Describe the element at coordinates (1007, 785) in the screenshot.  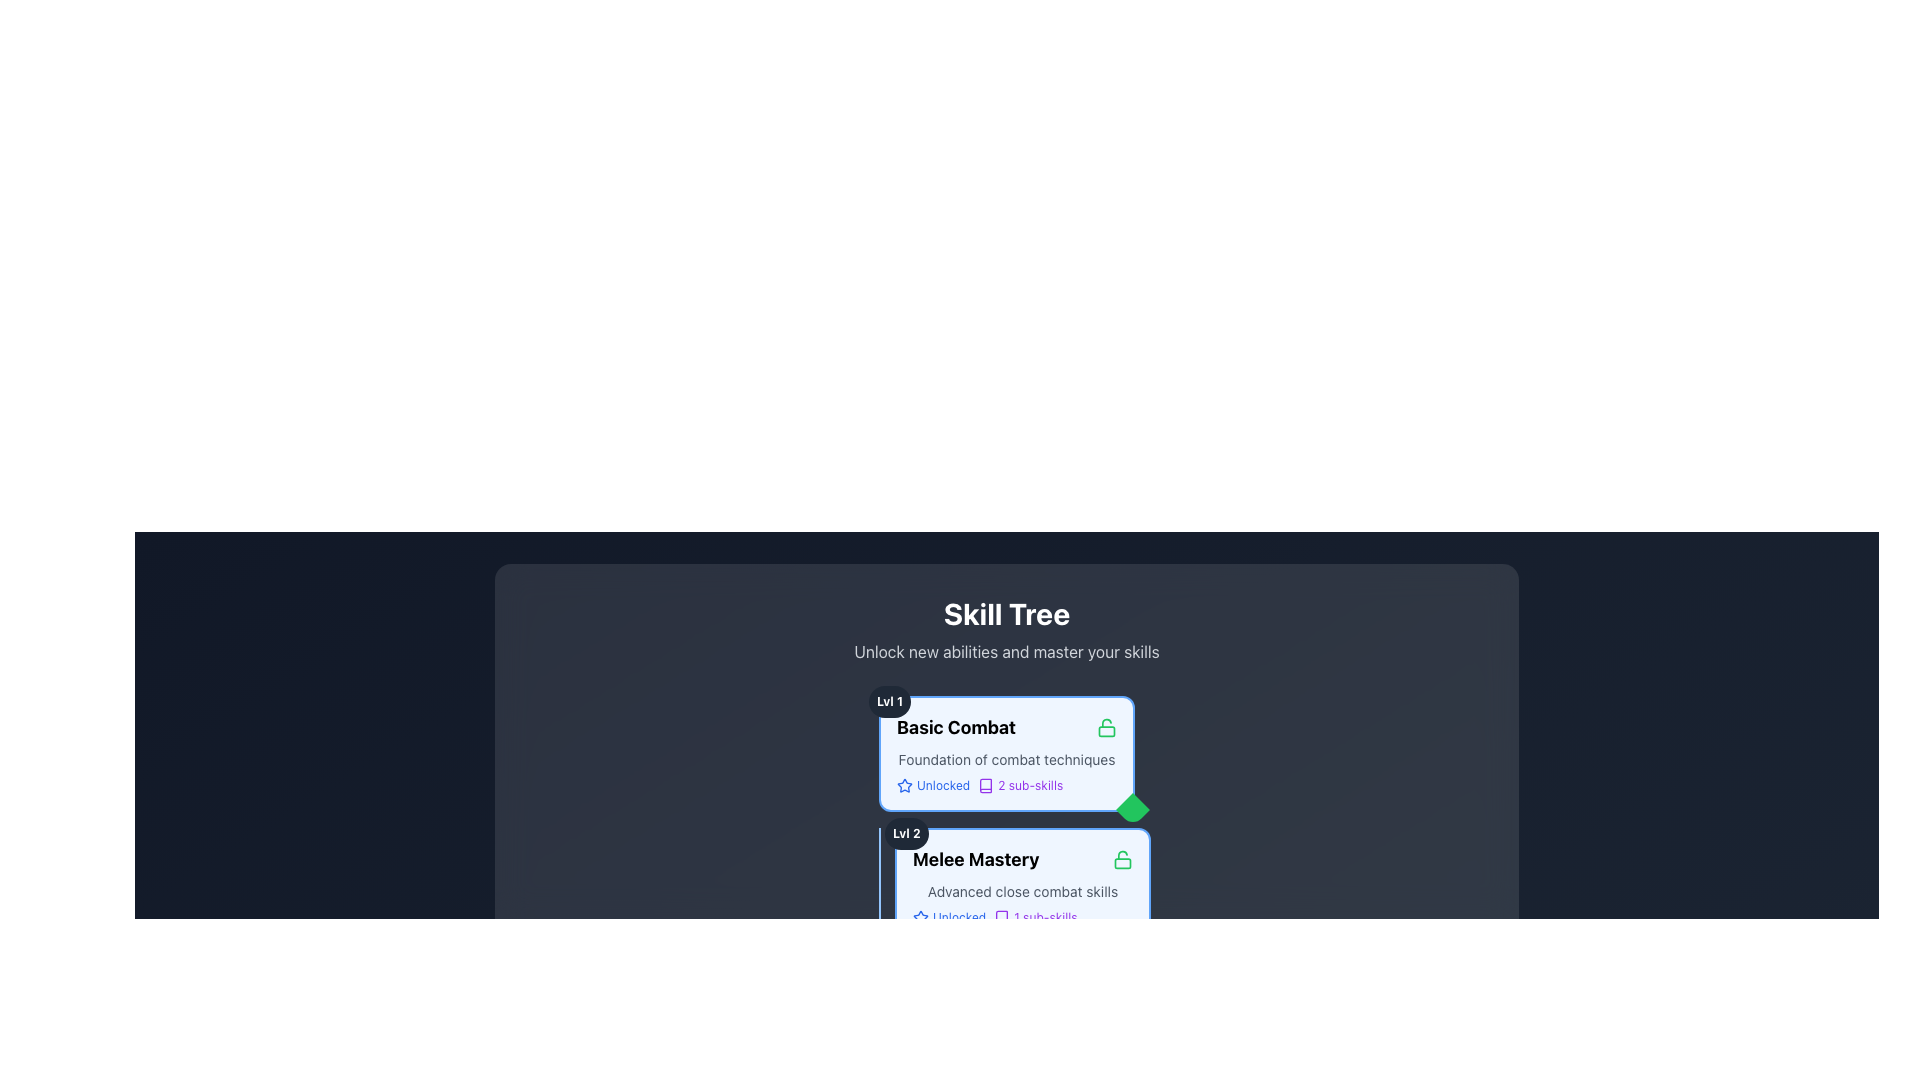
I see `informational label with icons and text indicating 'Unlocked' and '2 sub-skills' located within the 'Basic Combat' section of the skill tree interface` at that location.